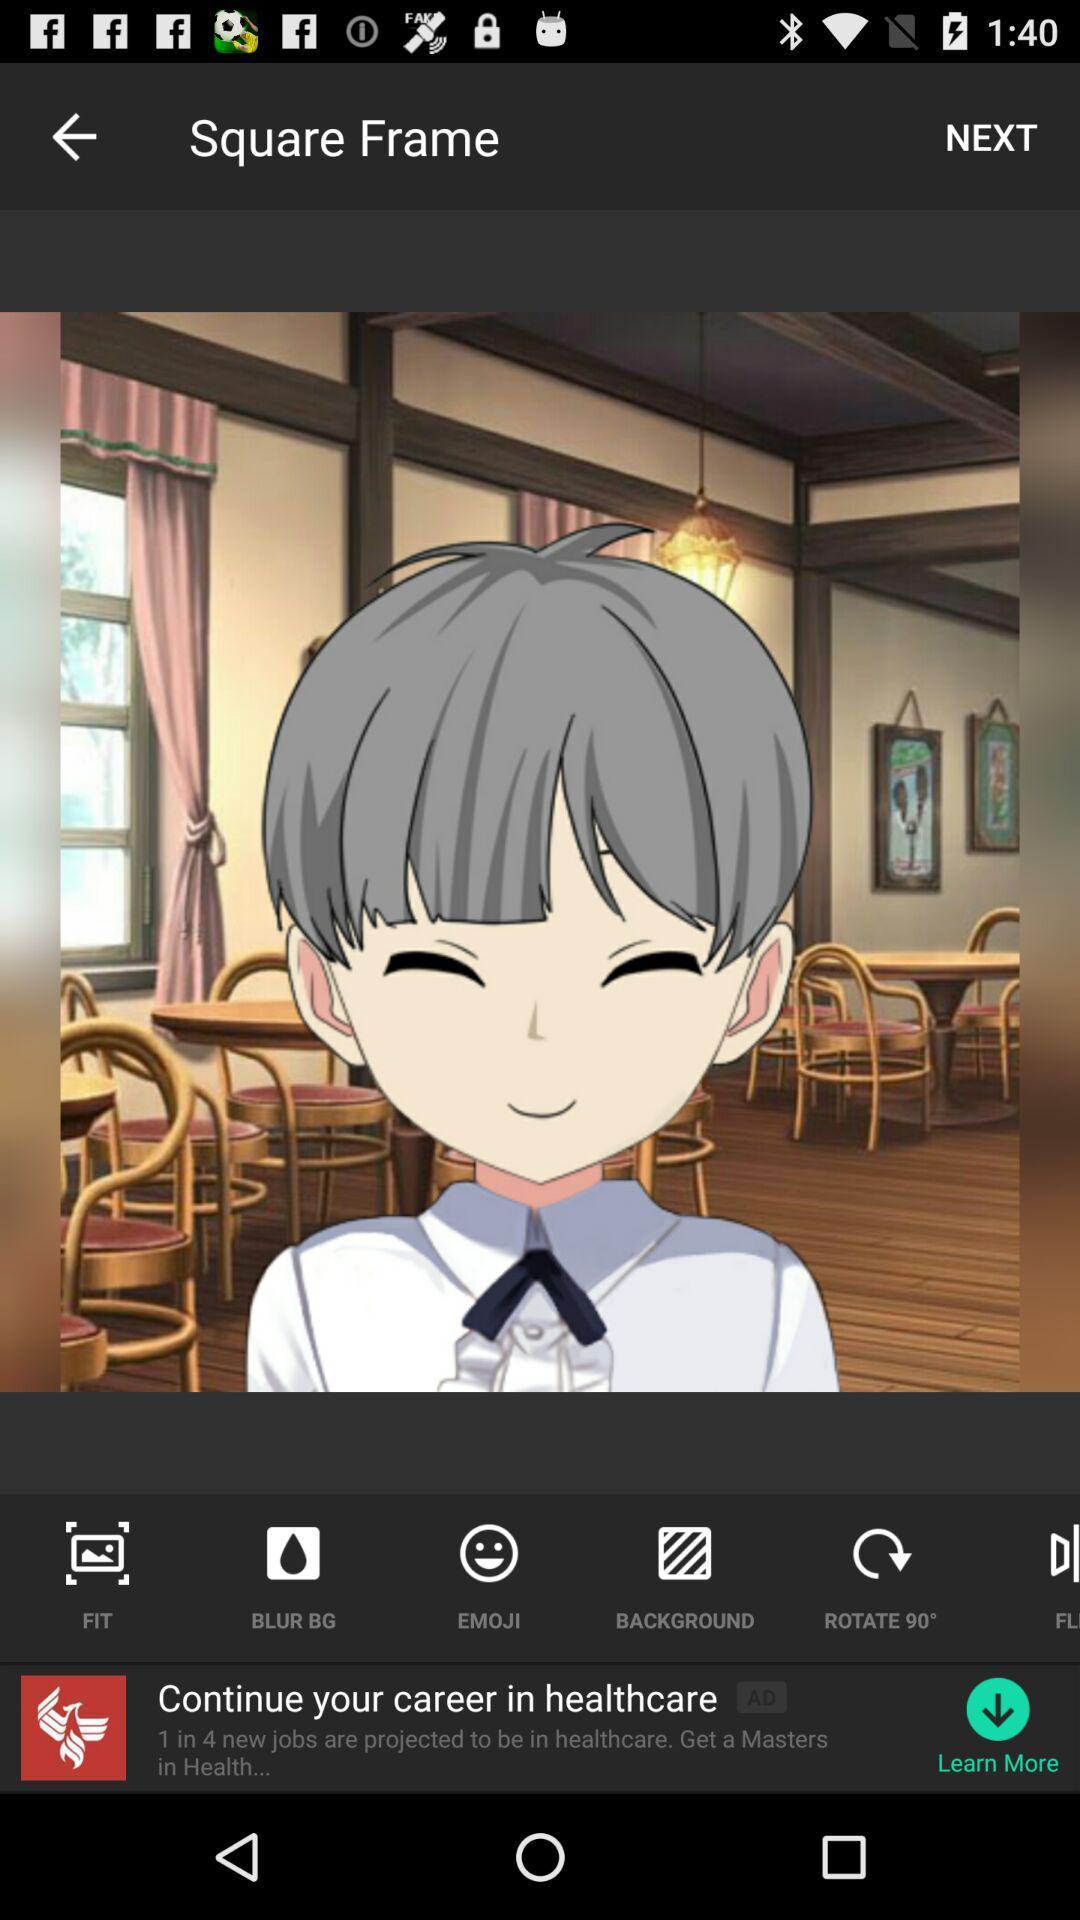 The height and width of the screenshot is (1920, 1080). What do you see at coordinates (72, 145) in the screenshot?
I see `the arrow_backward icon` at bounding box center [72, 145].